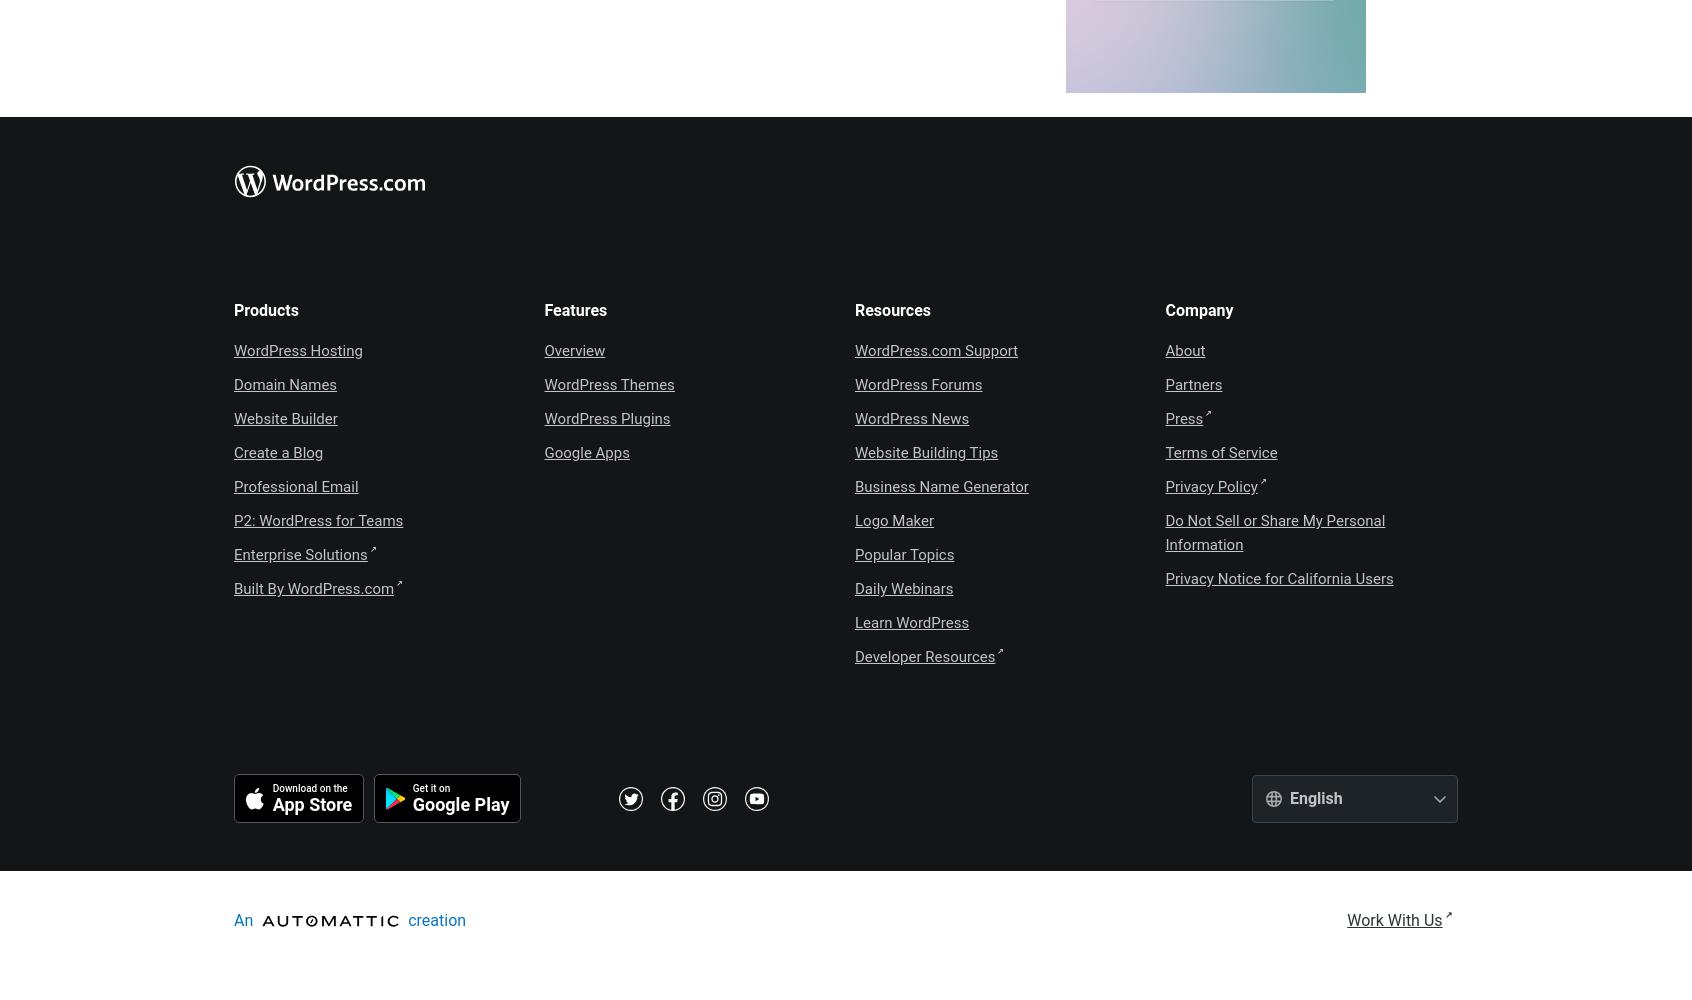  Describe the element at coordinates (234, 920) in the screenshot. I see `'An'` at that location.